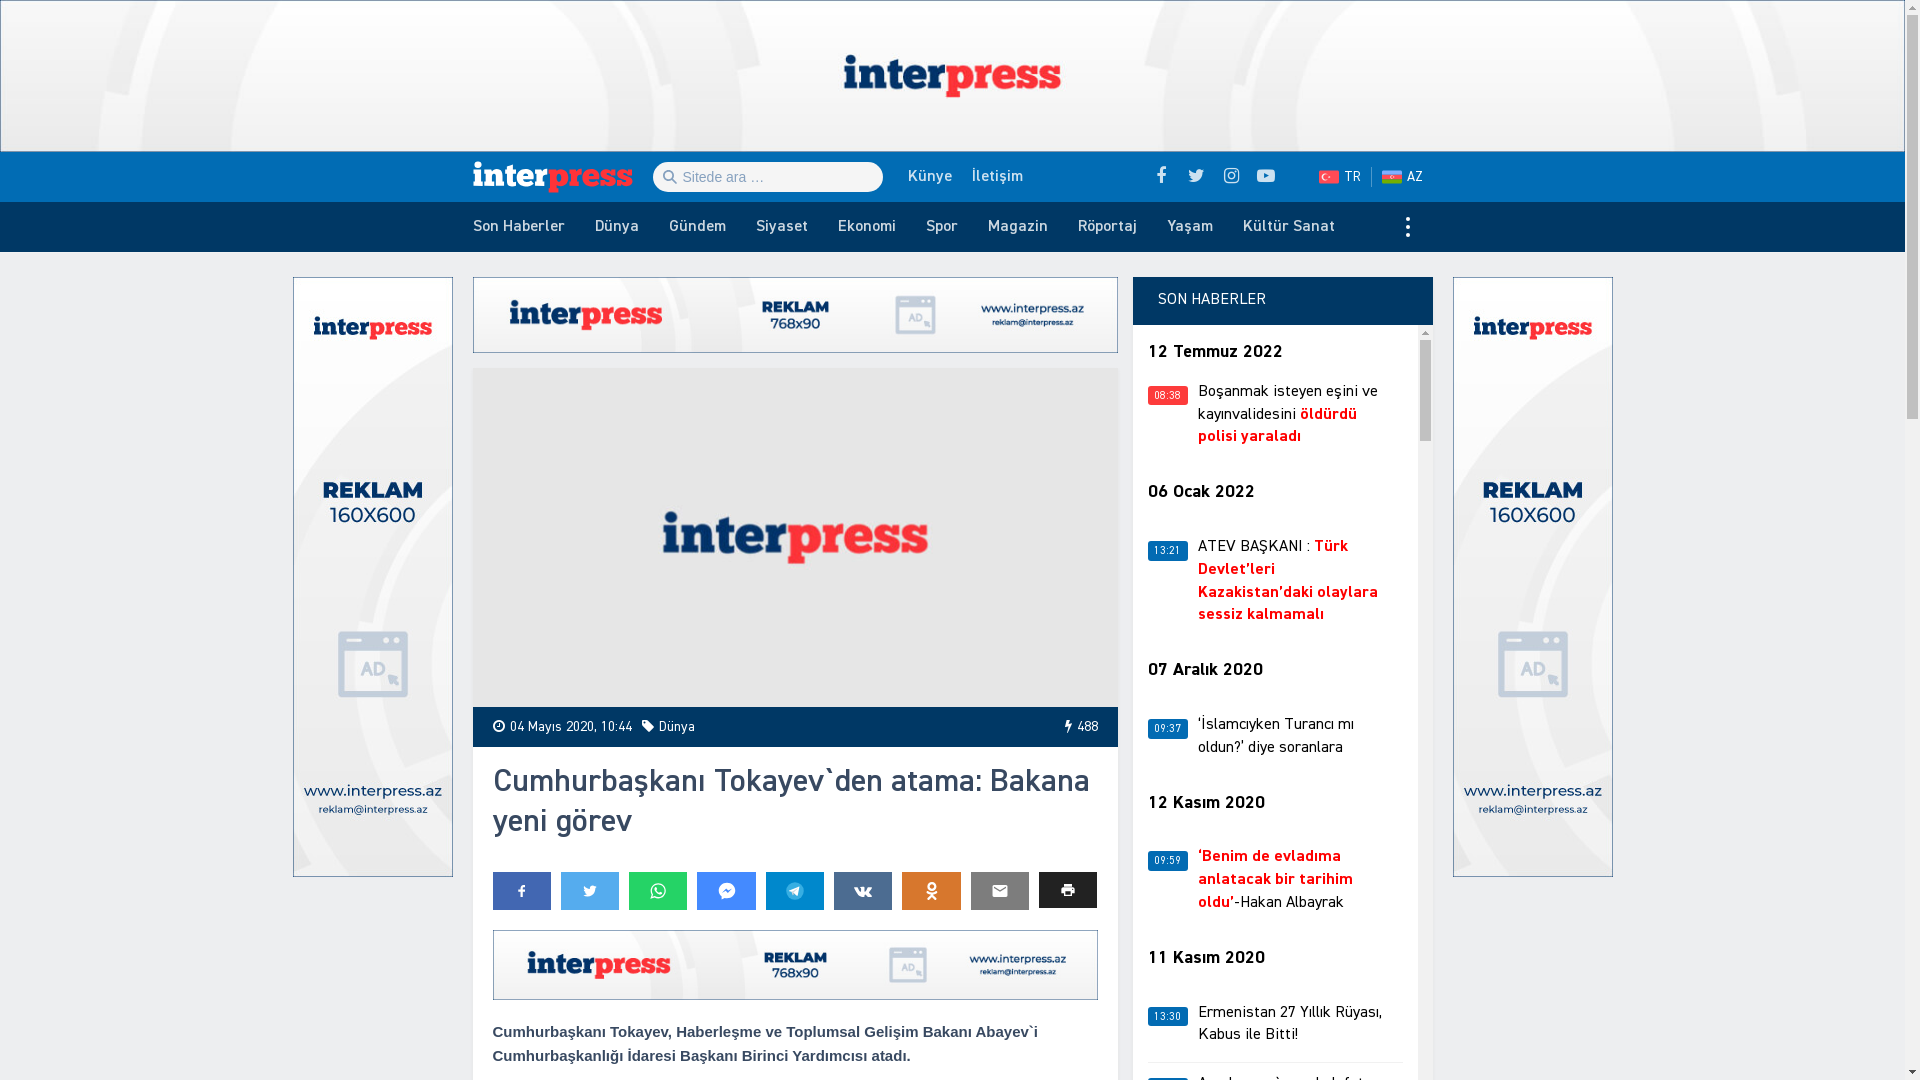  What do you see at coordinates (589, 890) in the screenshot?
I see `'Share: Twitter'` at bounding box center [589, 890].